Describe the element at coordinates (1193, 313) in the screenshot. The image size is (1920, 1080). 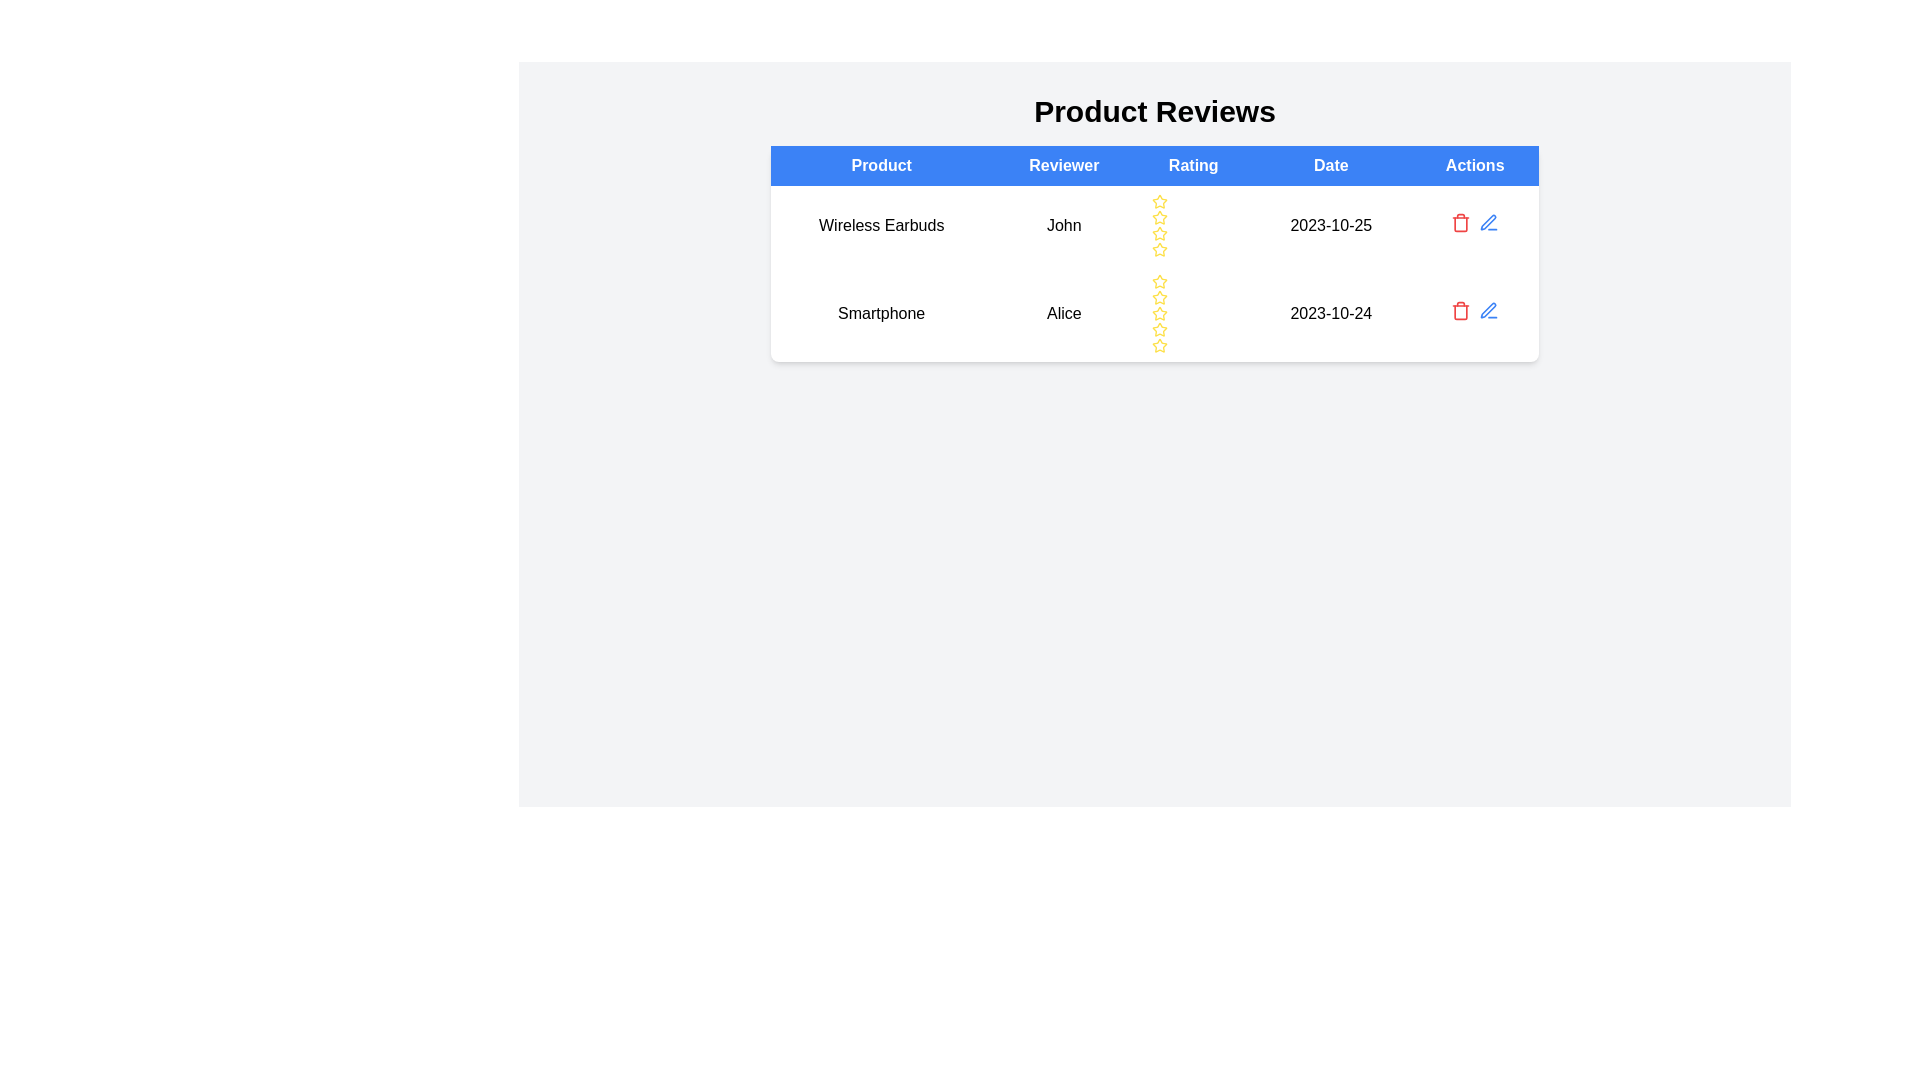
I see `on the stars in the Rating Widget located in the third column of the second row, positioned between 'Reviewer' column with 'Alice' and 'Date' column with '2023-10-24'` at that location.